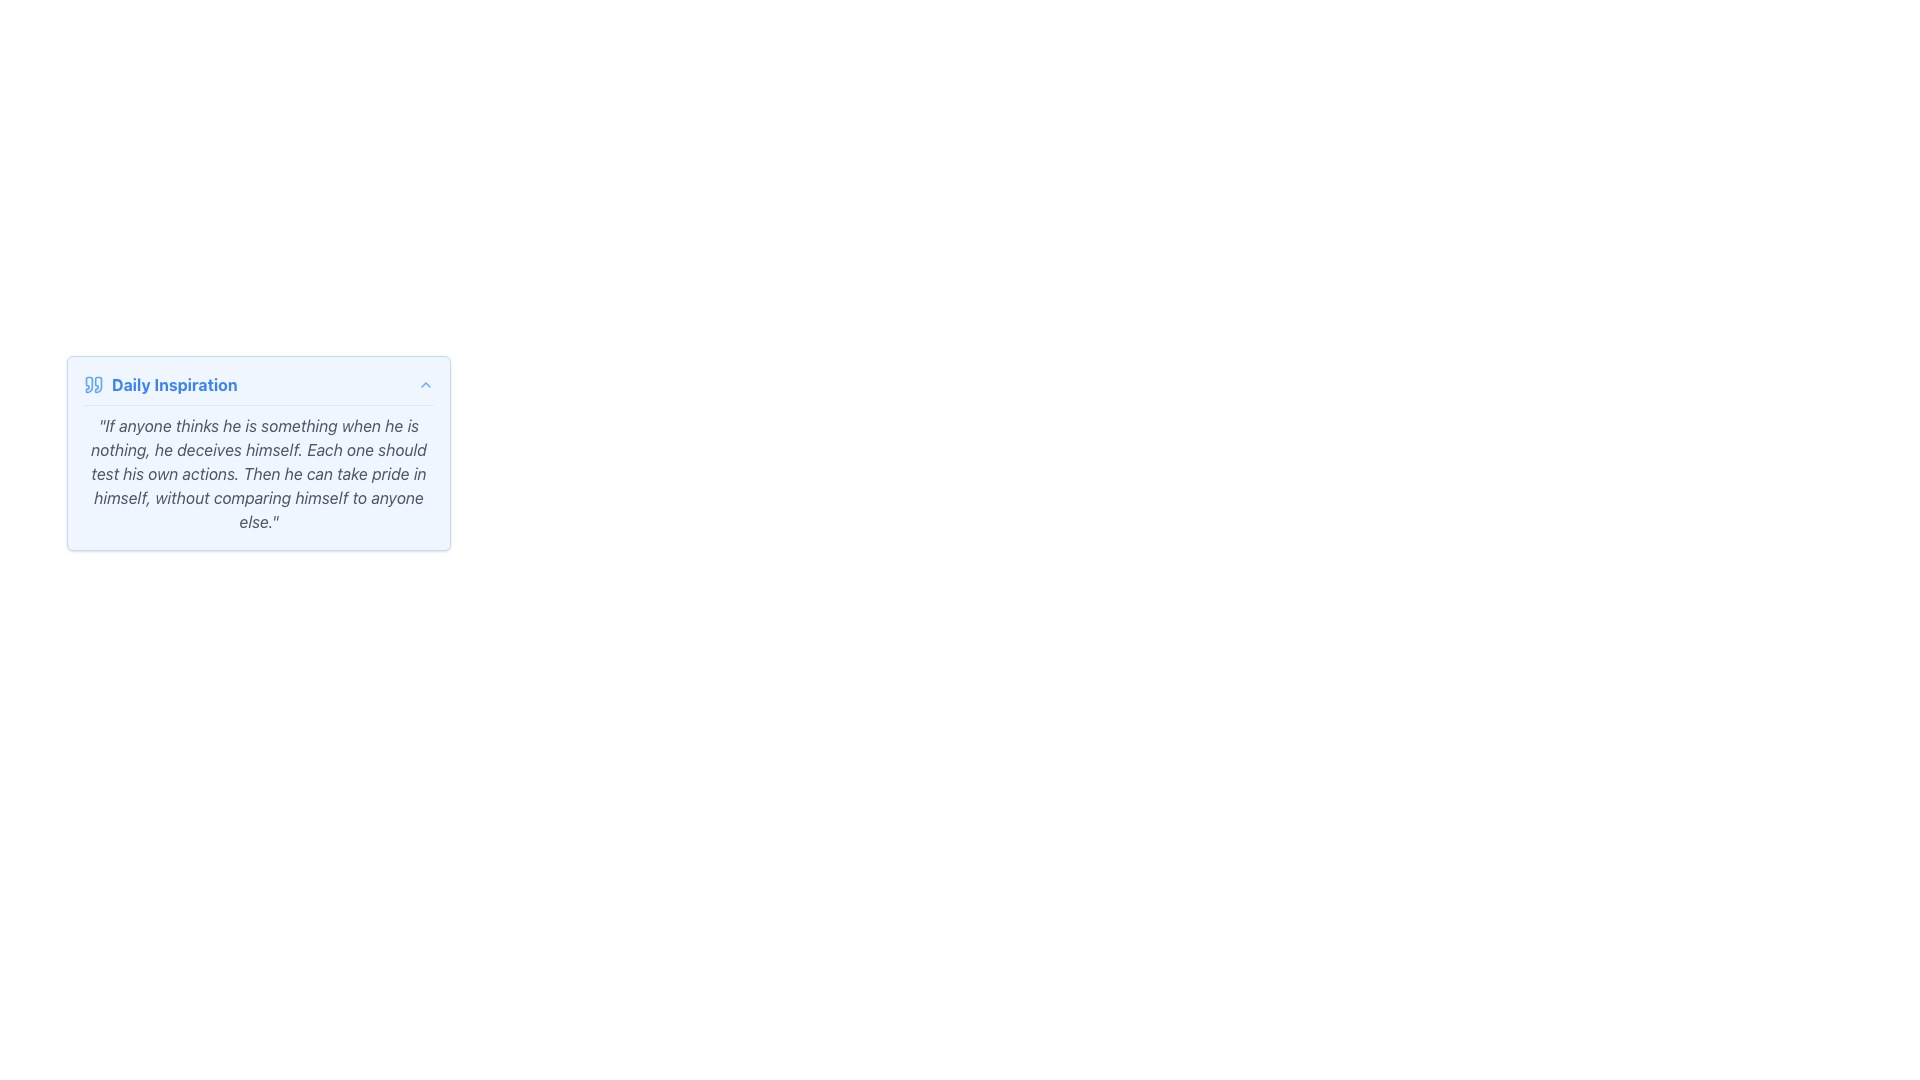  I want to click on the right-side quote shape inside the SVG icon of the 'Daily Inspiration' widget, which is positioned slightly higher and on the right-hand side of the two quote shapes, so click(97, 385).